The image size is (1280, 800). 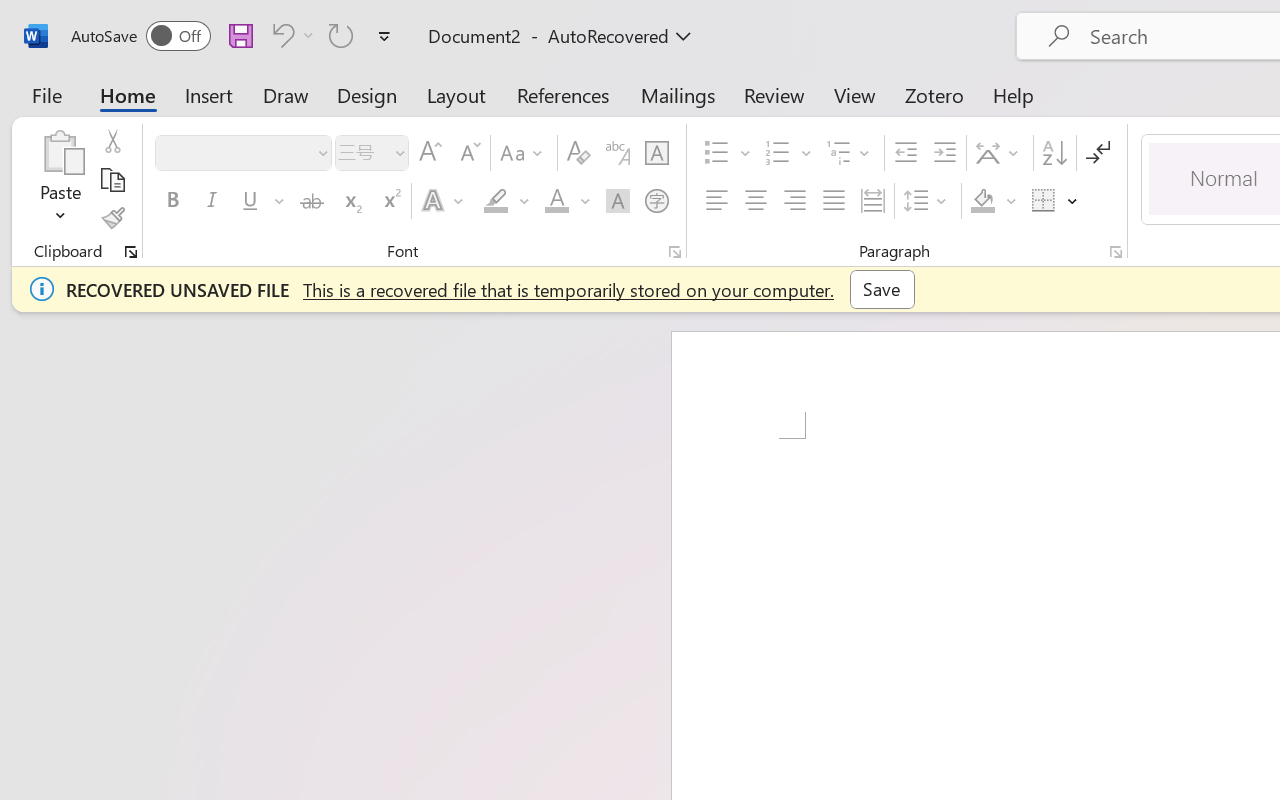 I want to click on 'Grow Font', so click(x=429, y=153).